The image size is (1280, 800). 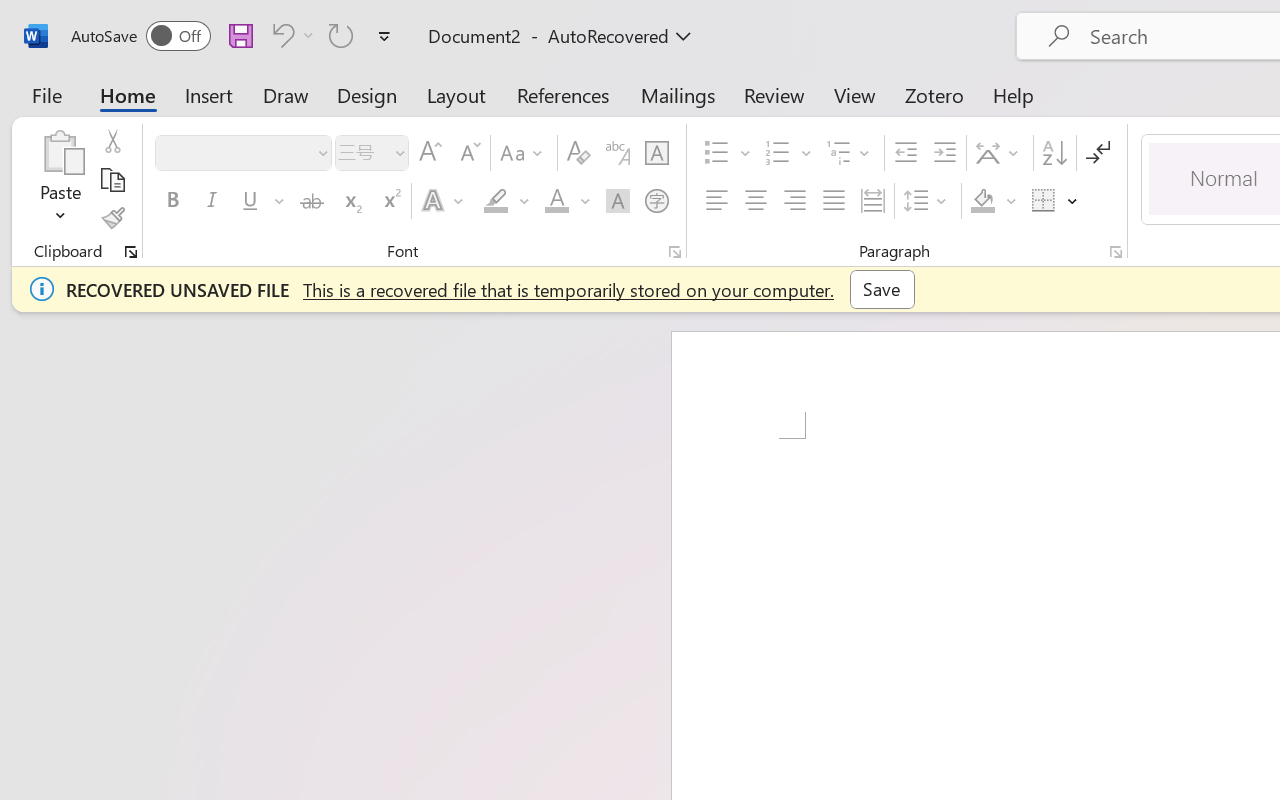 I want to click on 'Grow Font', so click(x=429, y=153).